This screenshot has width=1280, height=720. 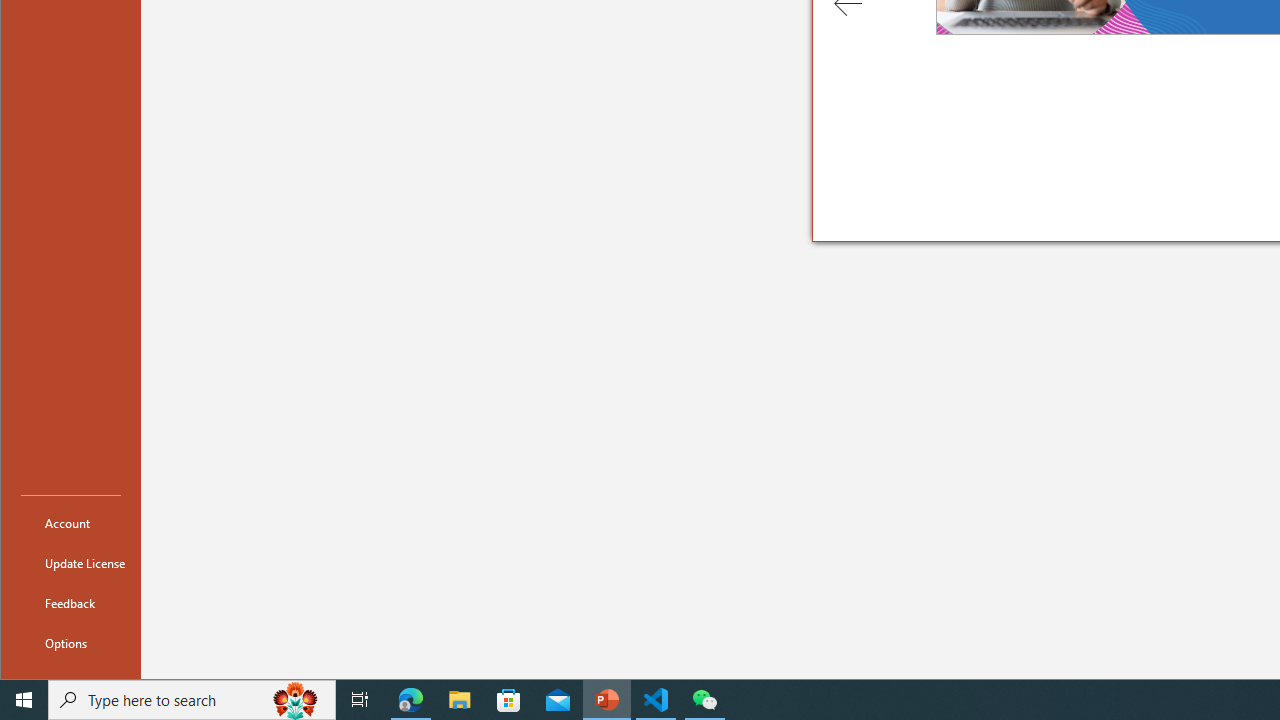 I want to click on 'File Explorer', so click(x=459, y=698).